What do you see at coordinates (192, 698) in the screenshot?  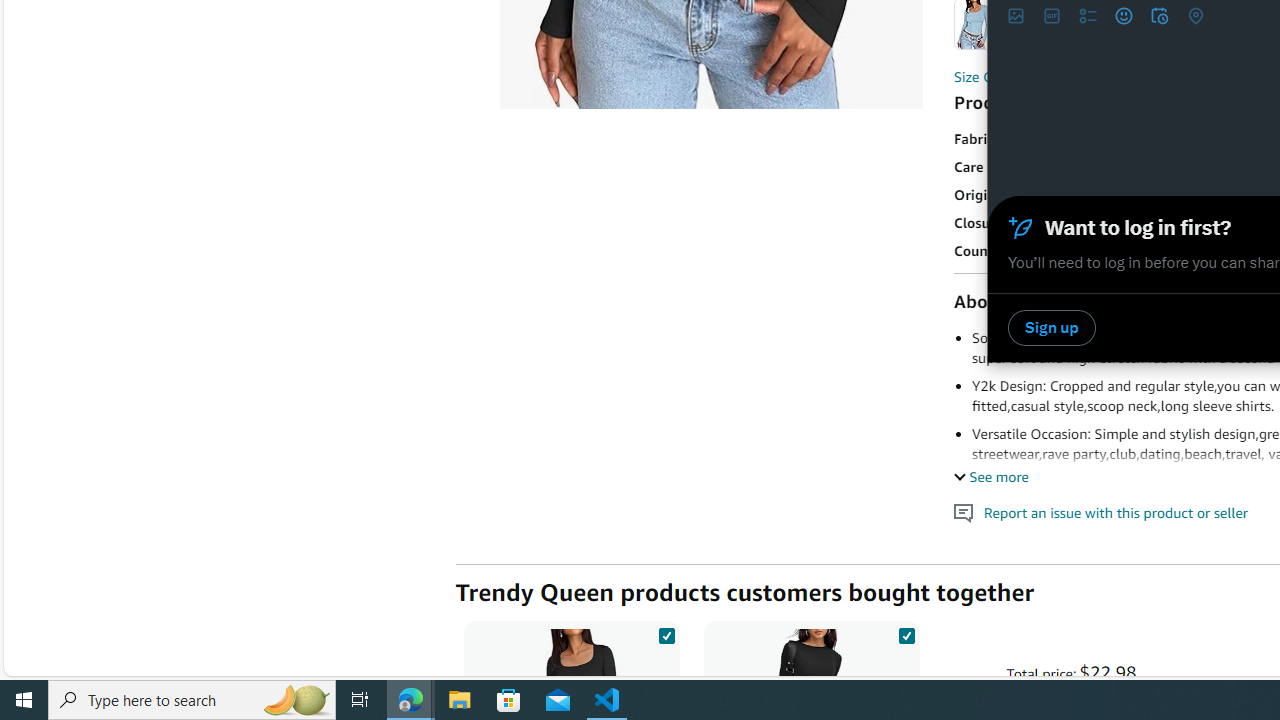 I see `'Type here to search'` at bounding box center [192, 698].